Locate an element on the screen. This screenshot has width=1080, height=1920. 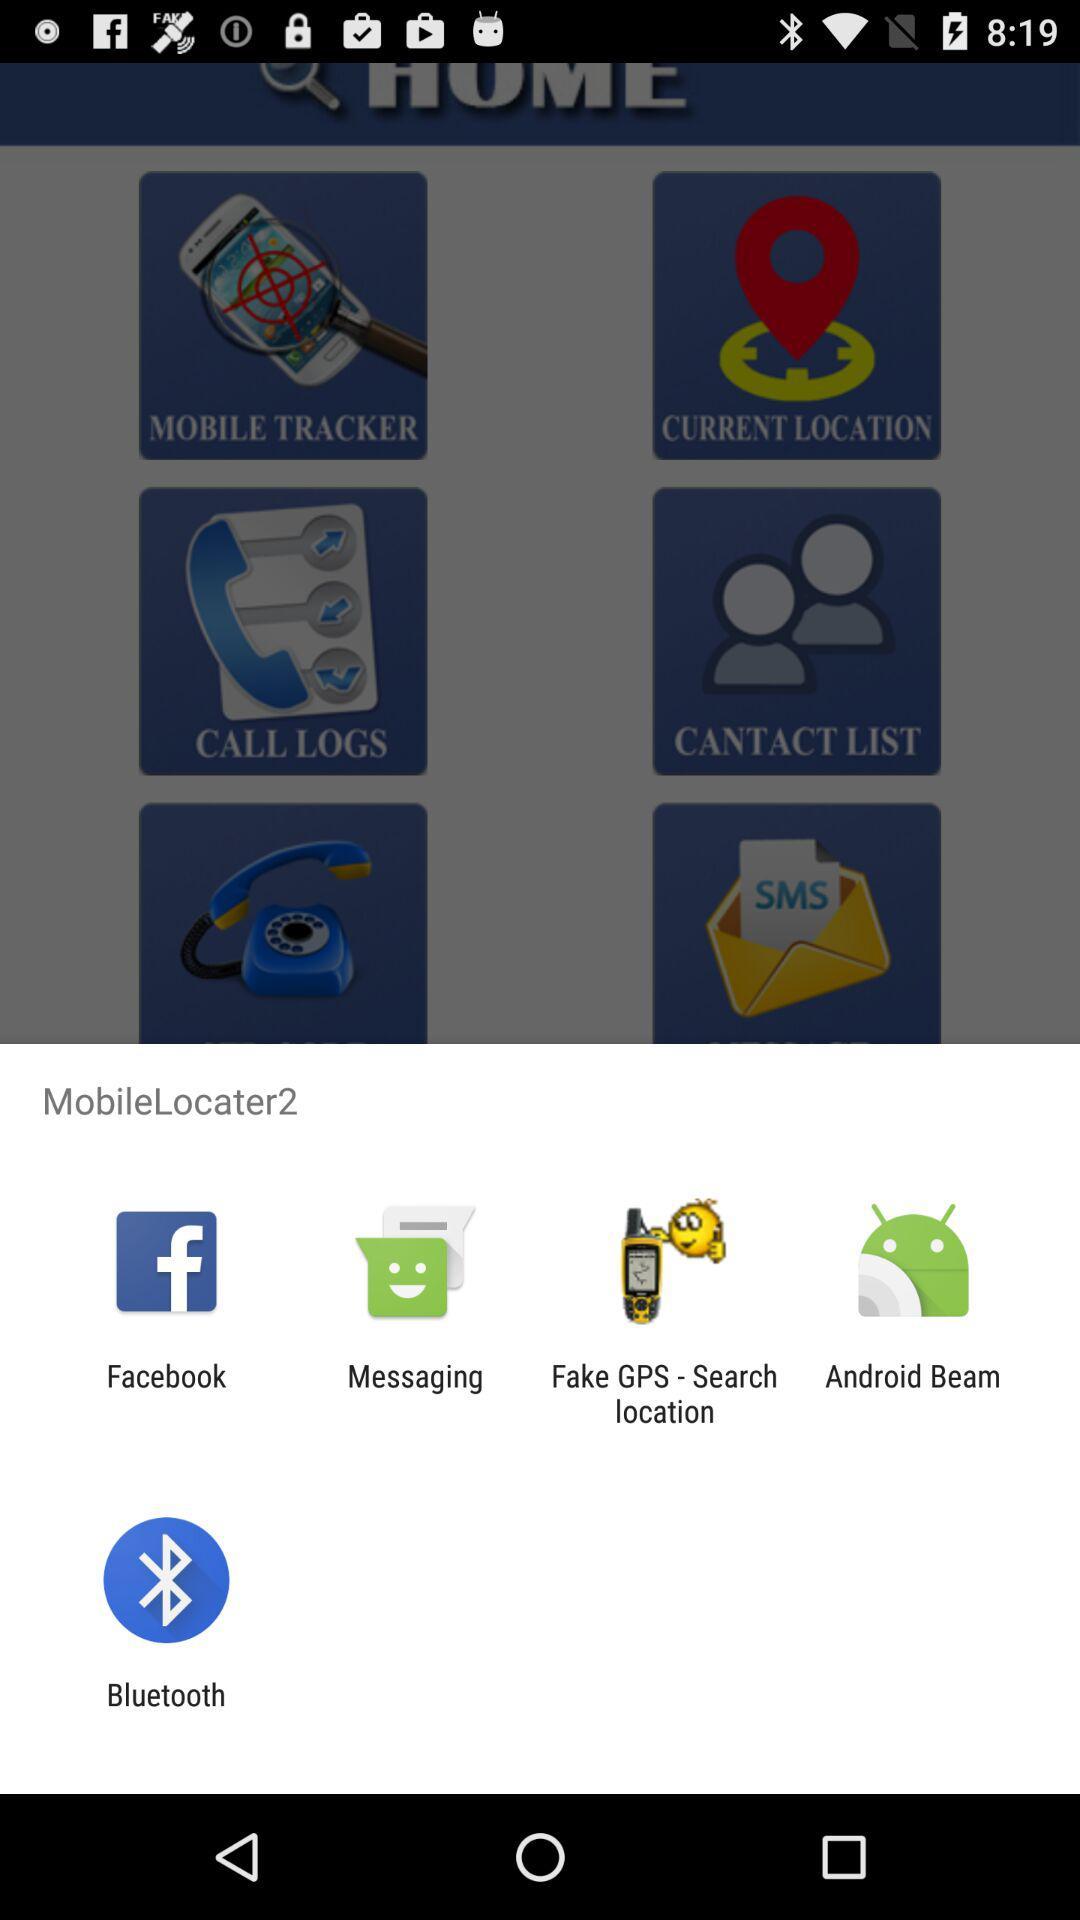
the icon next to fake gps search icon is located at coordinates (414, 1392).